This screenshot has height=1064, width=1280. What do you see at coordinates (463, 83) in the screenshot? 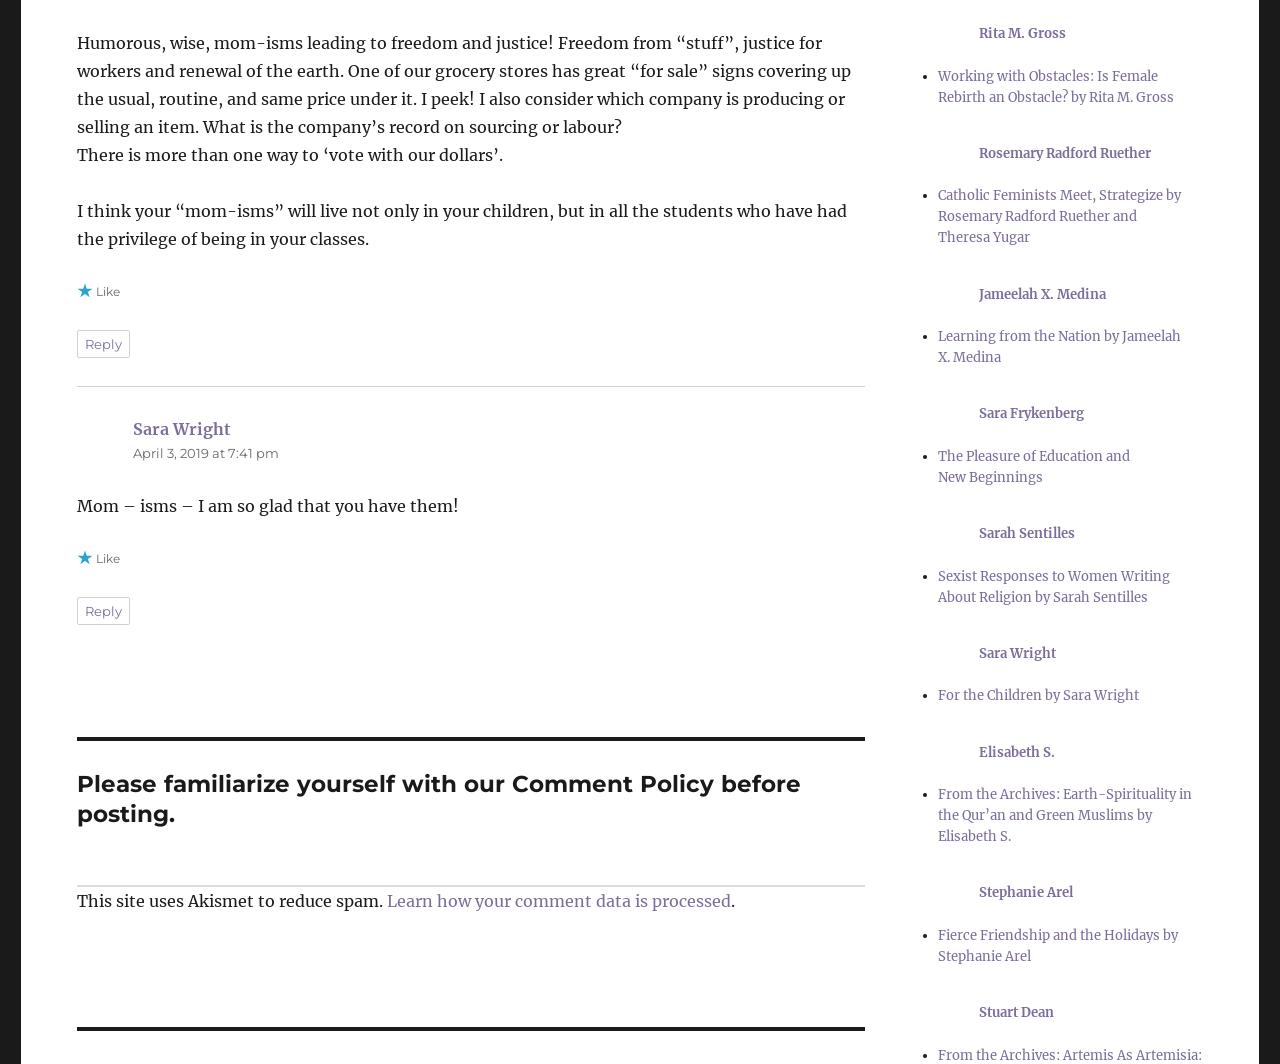
I see `'Humorous, wise, mom-isms leading to freedom and justice!  Freedom from “stuff”, justice for workers and renewal of the earth. One of our grocery stores has great “for sale” signs covering up the usual, routine, and same price under it.  I peek!  I also consider which company is producing or selling an item. What is the company’s record on sourcing or labour?'` at bounding box center [463, 83].